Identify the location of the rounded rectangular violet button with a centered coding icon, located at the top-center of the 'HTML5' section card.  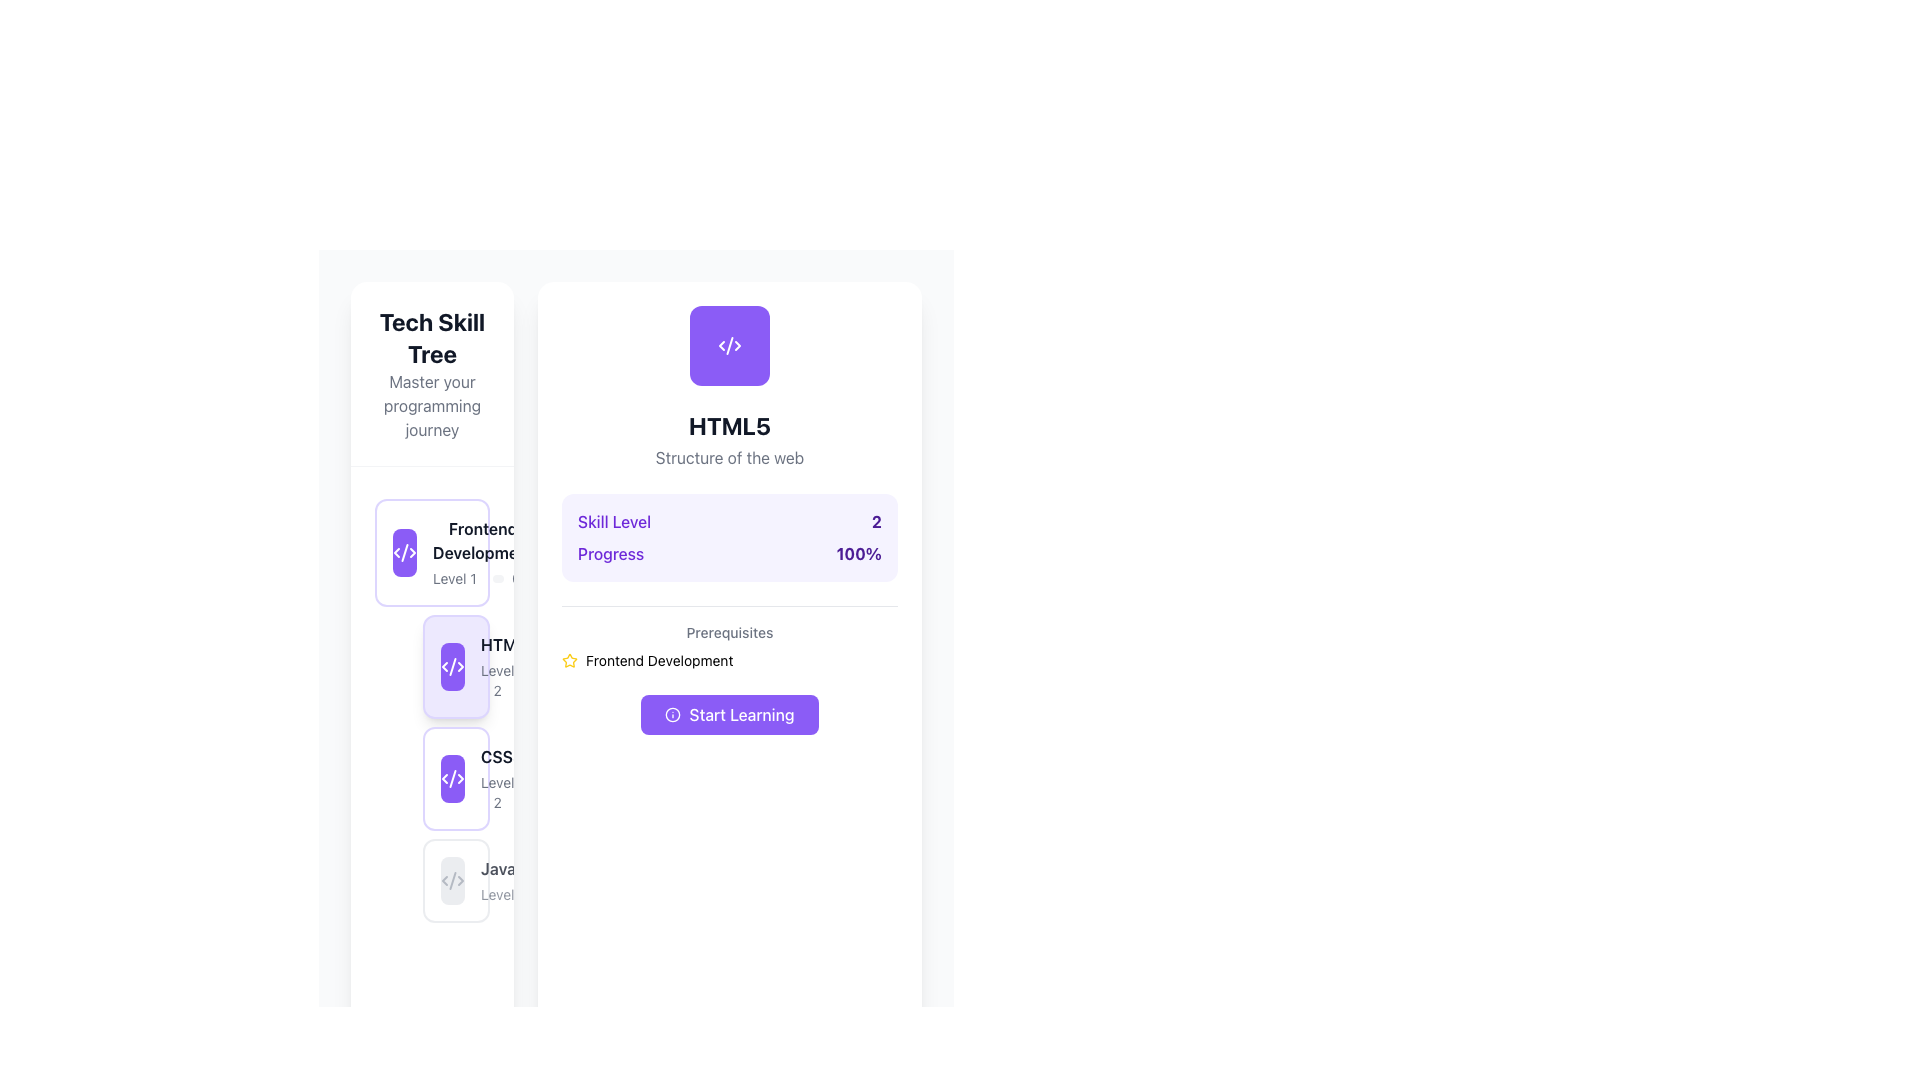
(728, 345).